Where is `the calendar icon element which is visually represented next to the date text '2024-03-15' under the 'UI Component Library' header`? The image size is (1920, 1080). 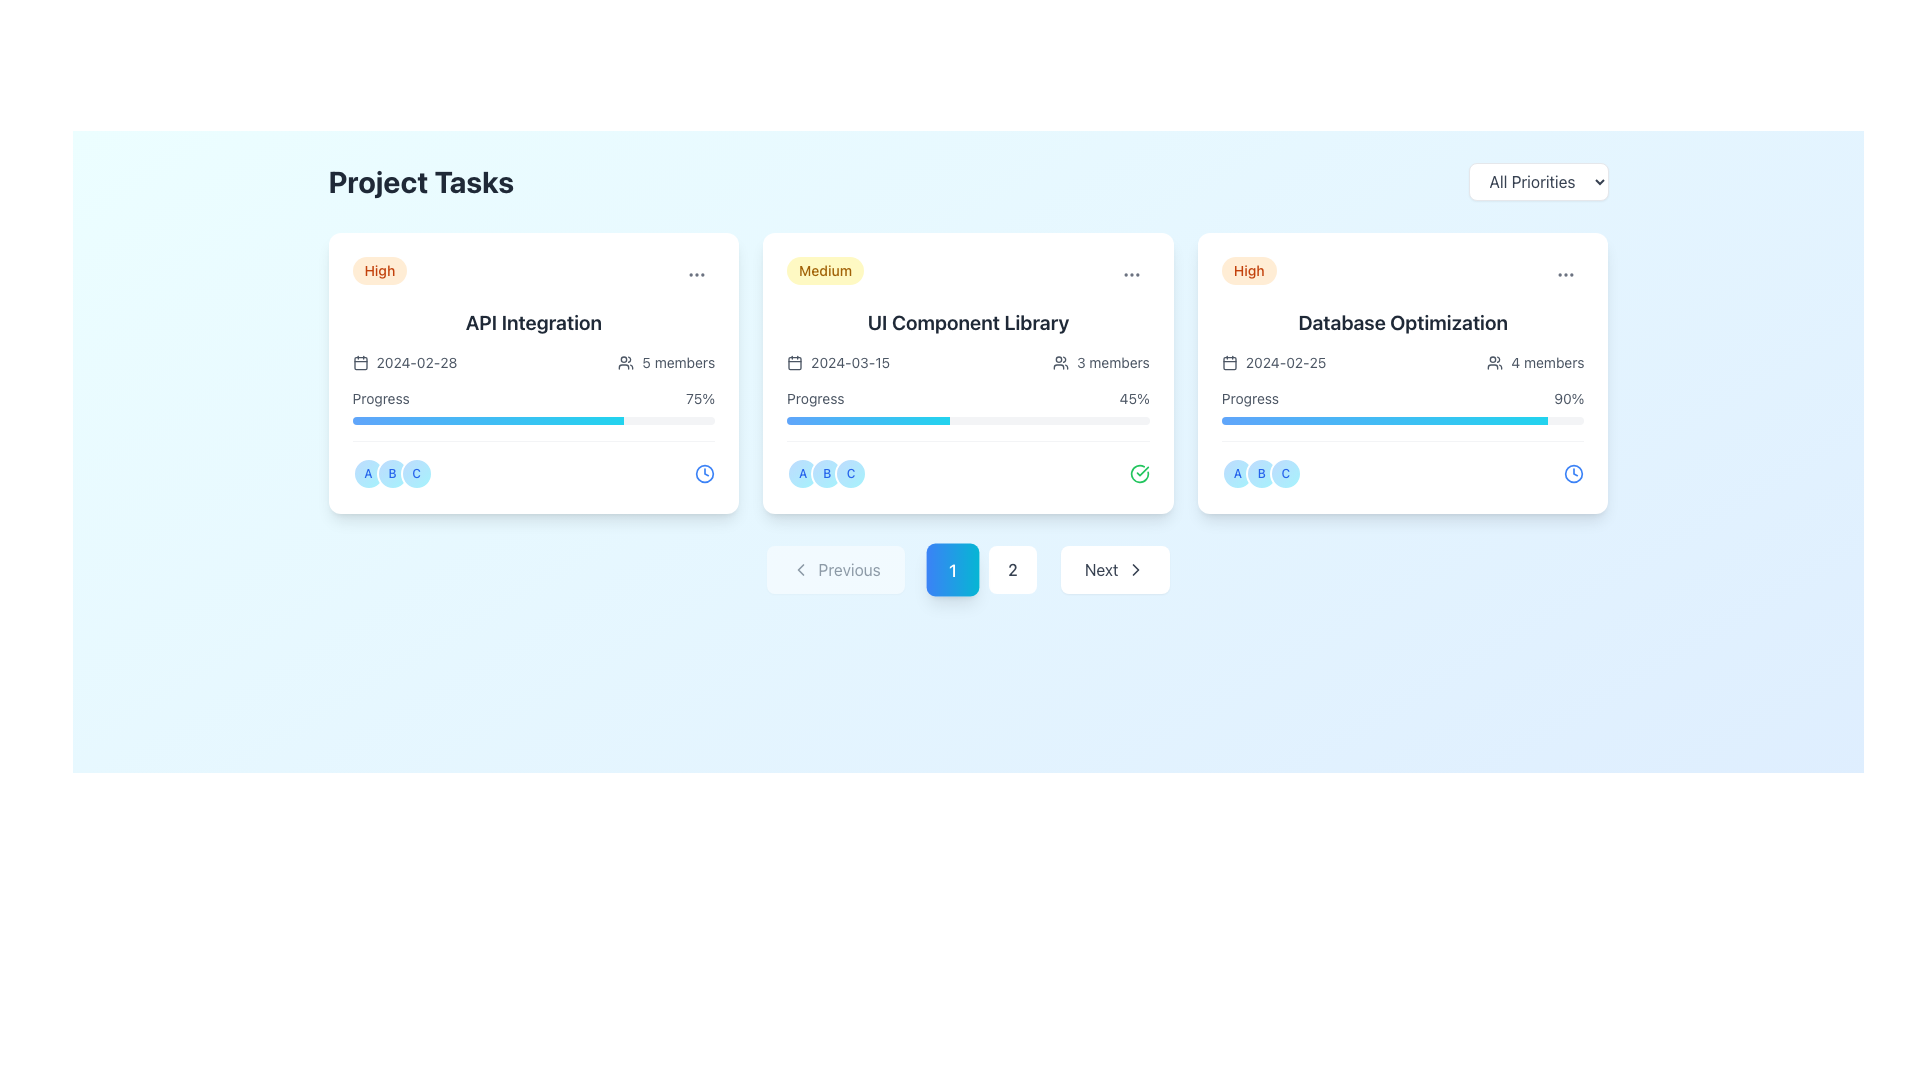
the calendar icon element which is visually represented next to the date text '2024-03-15' under the 'UI Component Library' header is located at coordinates (794, 363).